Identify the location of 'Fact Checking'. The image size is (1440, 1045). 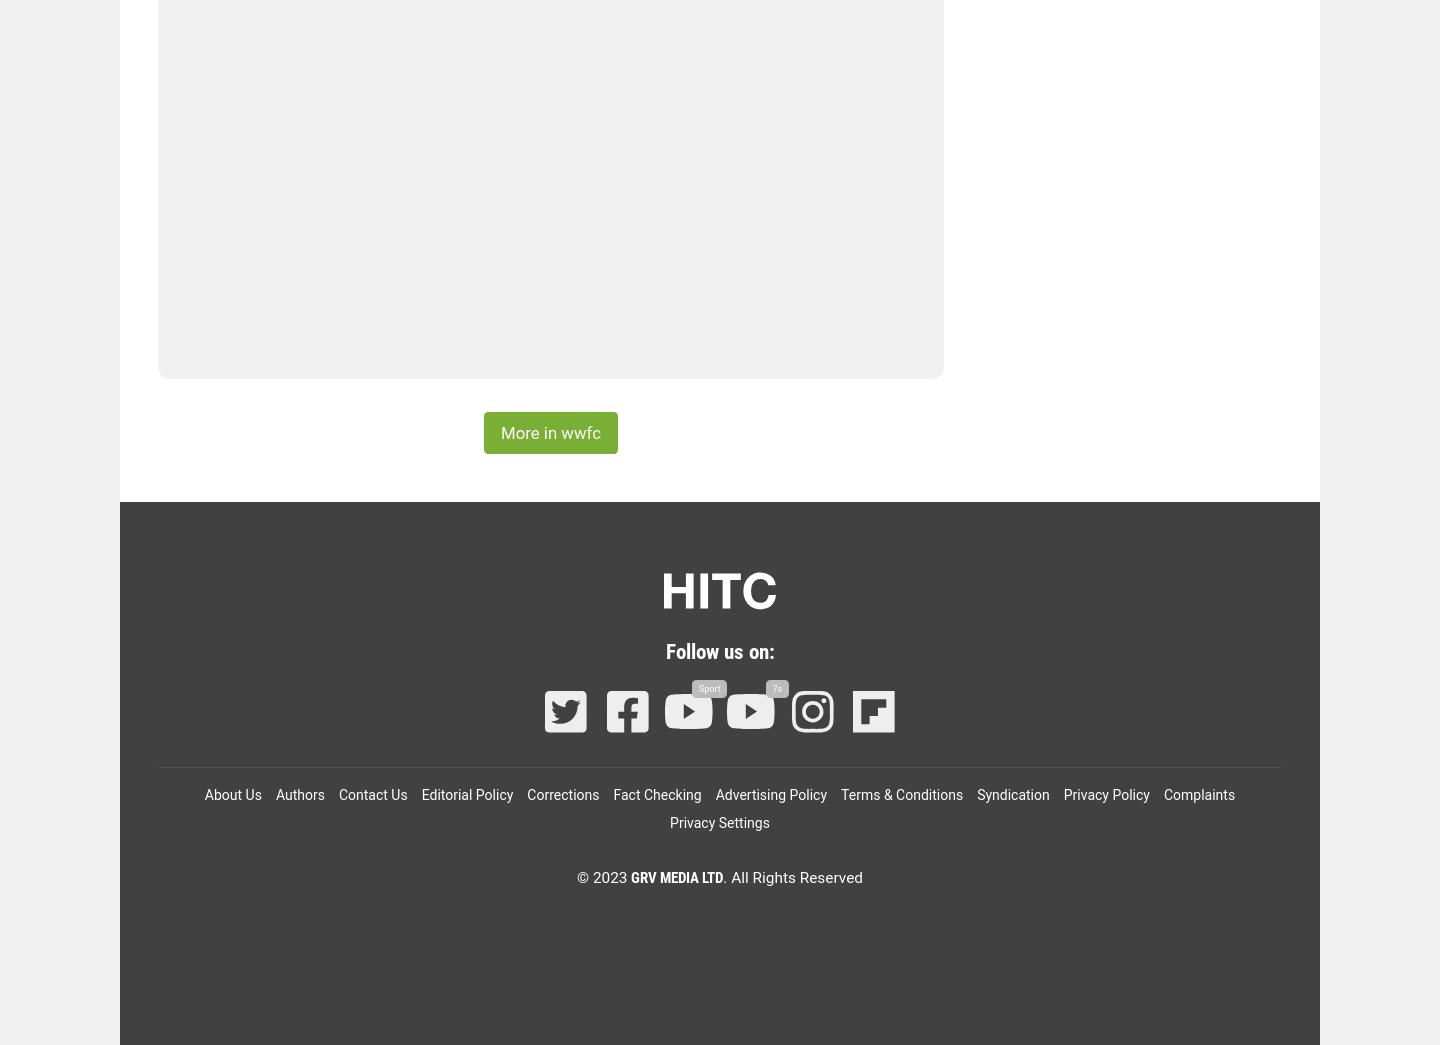
(655, 795).